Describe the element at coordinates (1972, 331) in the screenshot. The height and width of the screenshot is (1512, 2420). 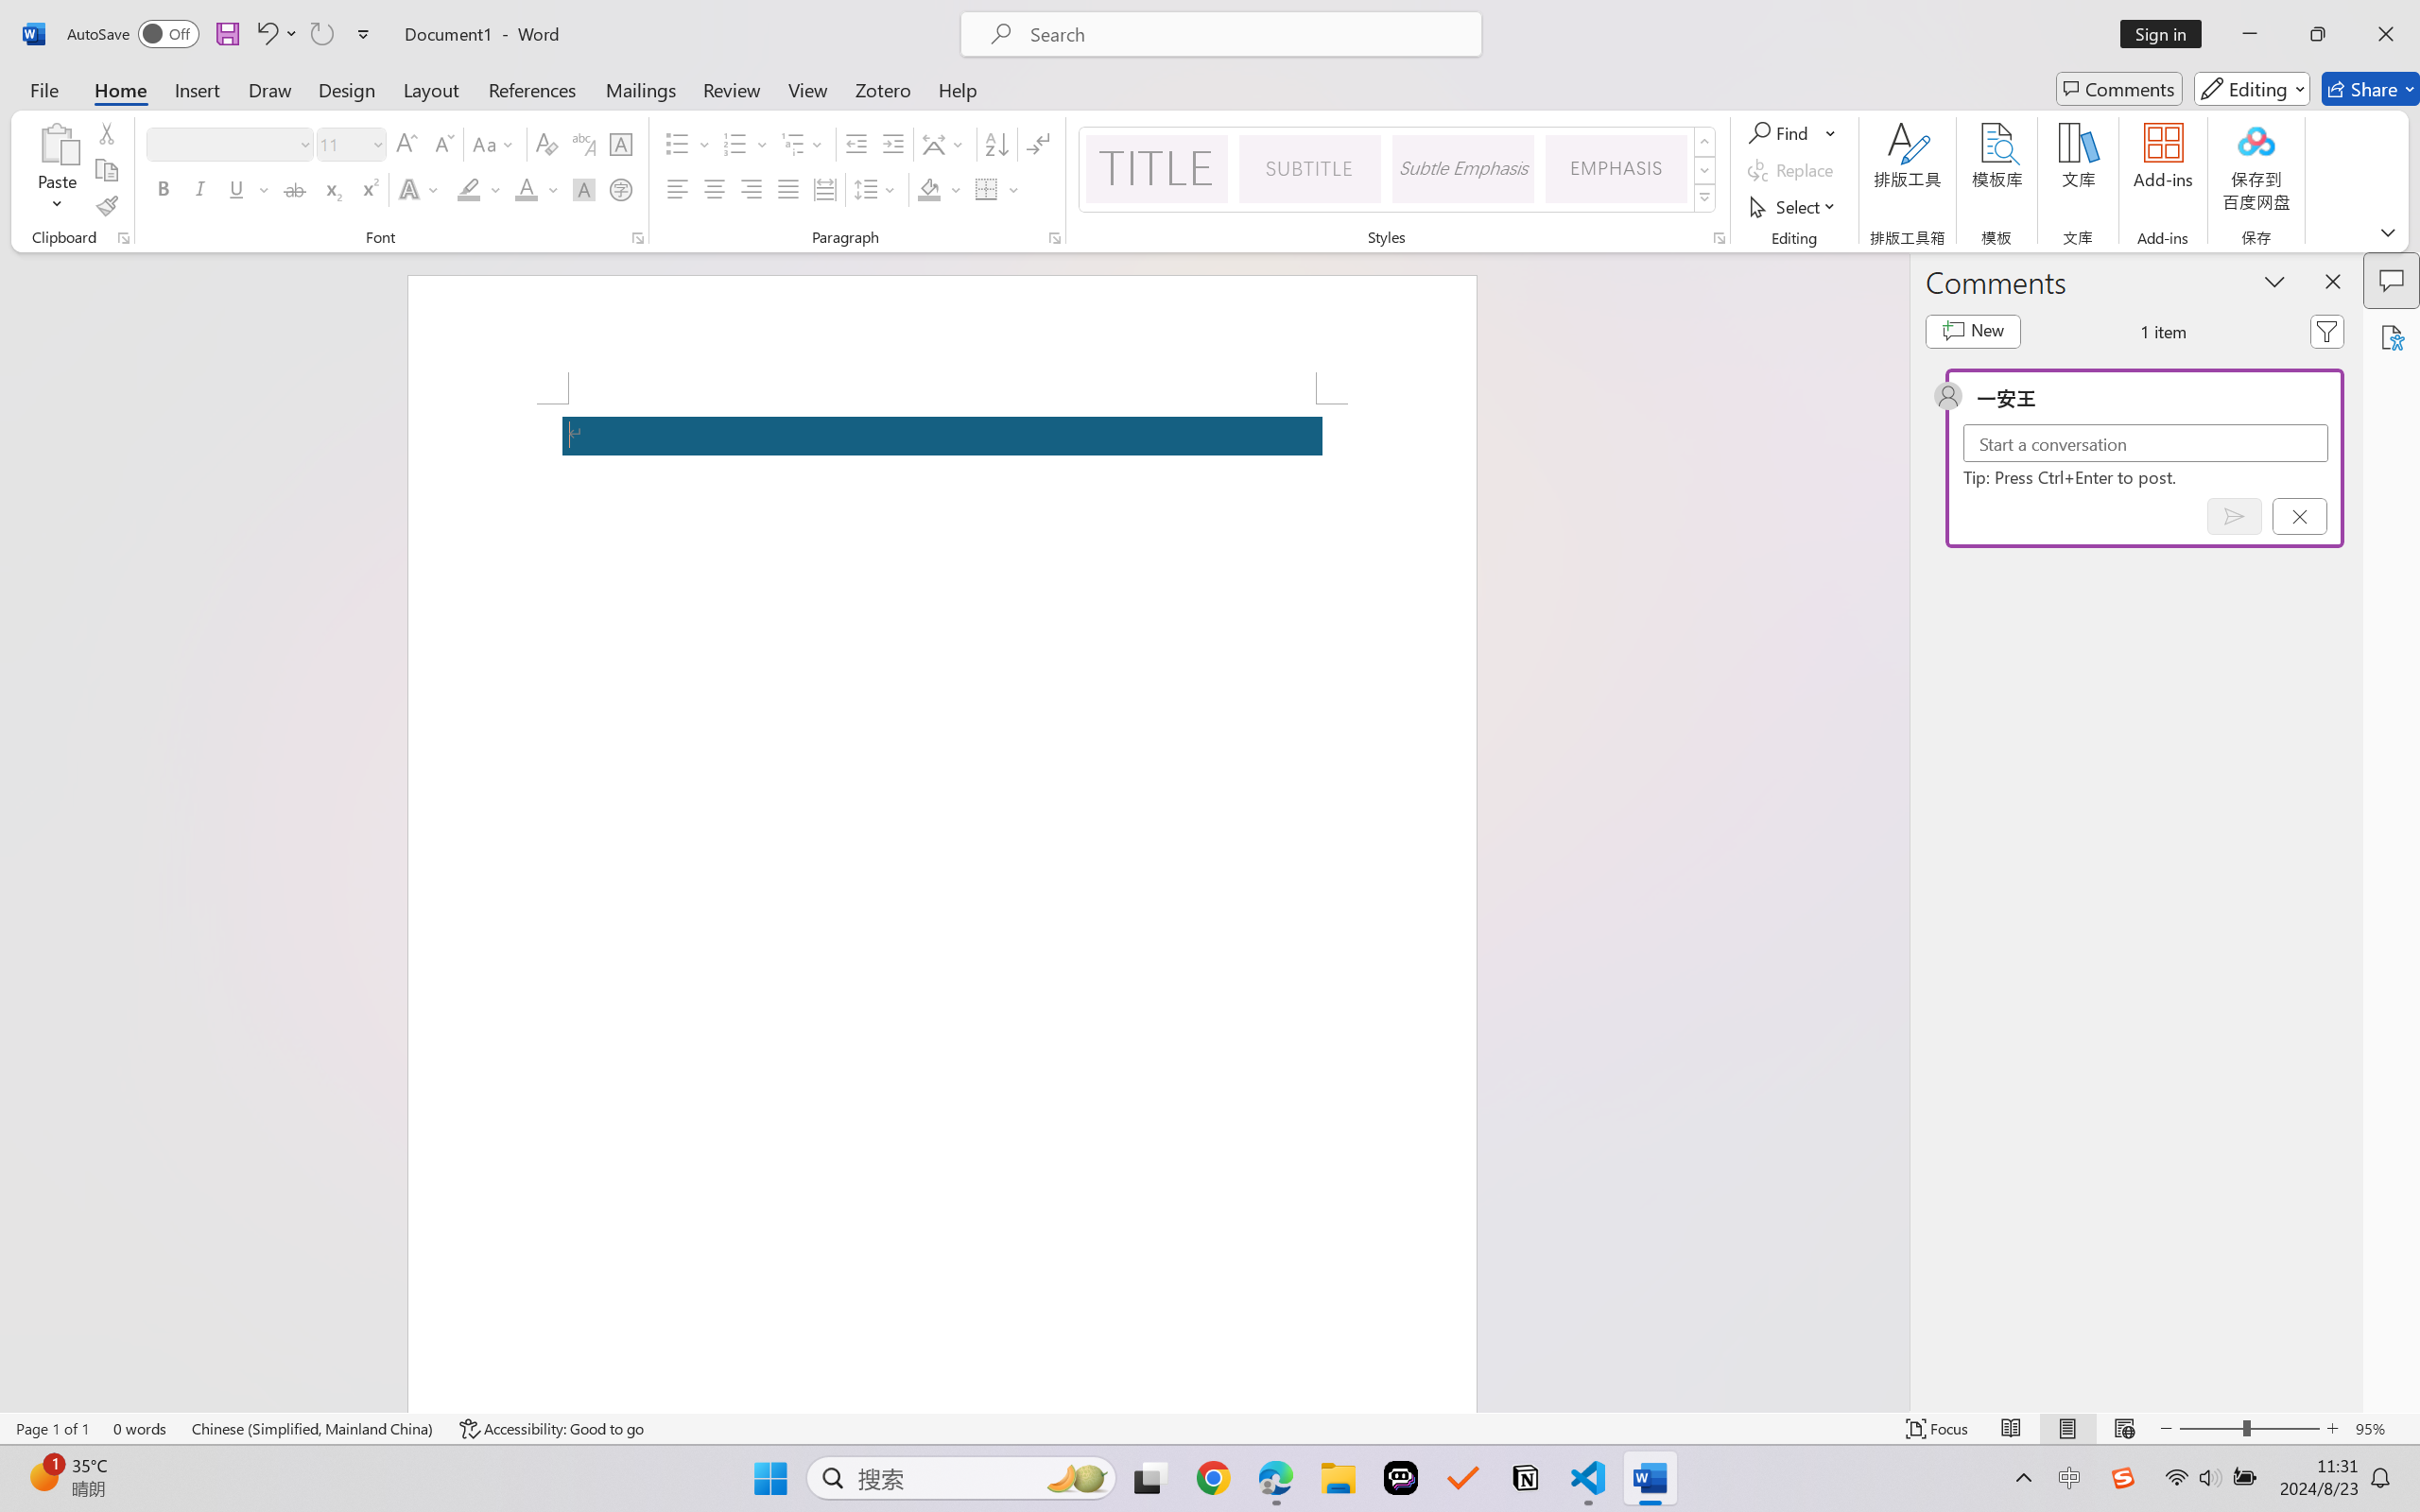
I see `'New comment'` at that location.